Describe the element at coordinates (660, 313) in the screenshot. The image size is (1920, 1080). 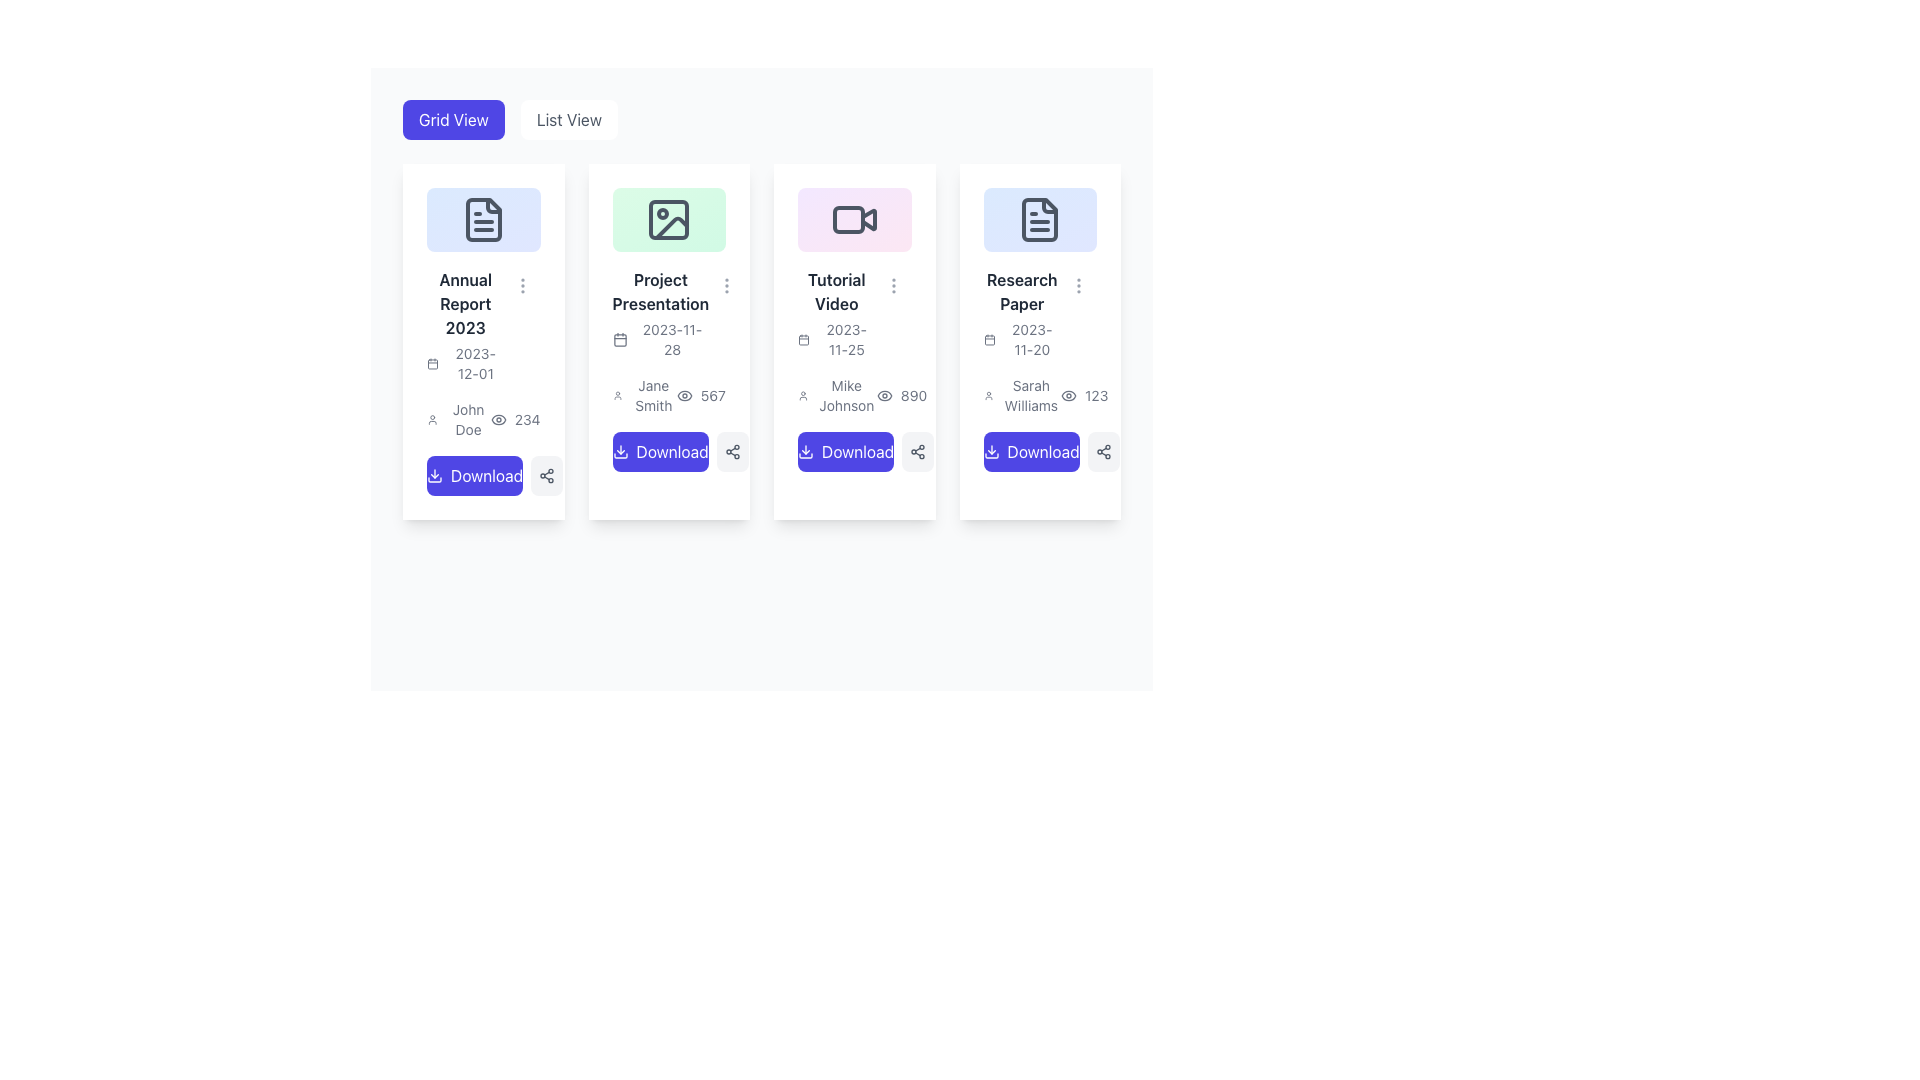
I see `the title and date text block of the second card in the horizontally-arranged grid, which provides essential contextual information about the card's content` at that location.